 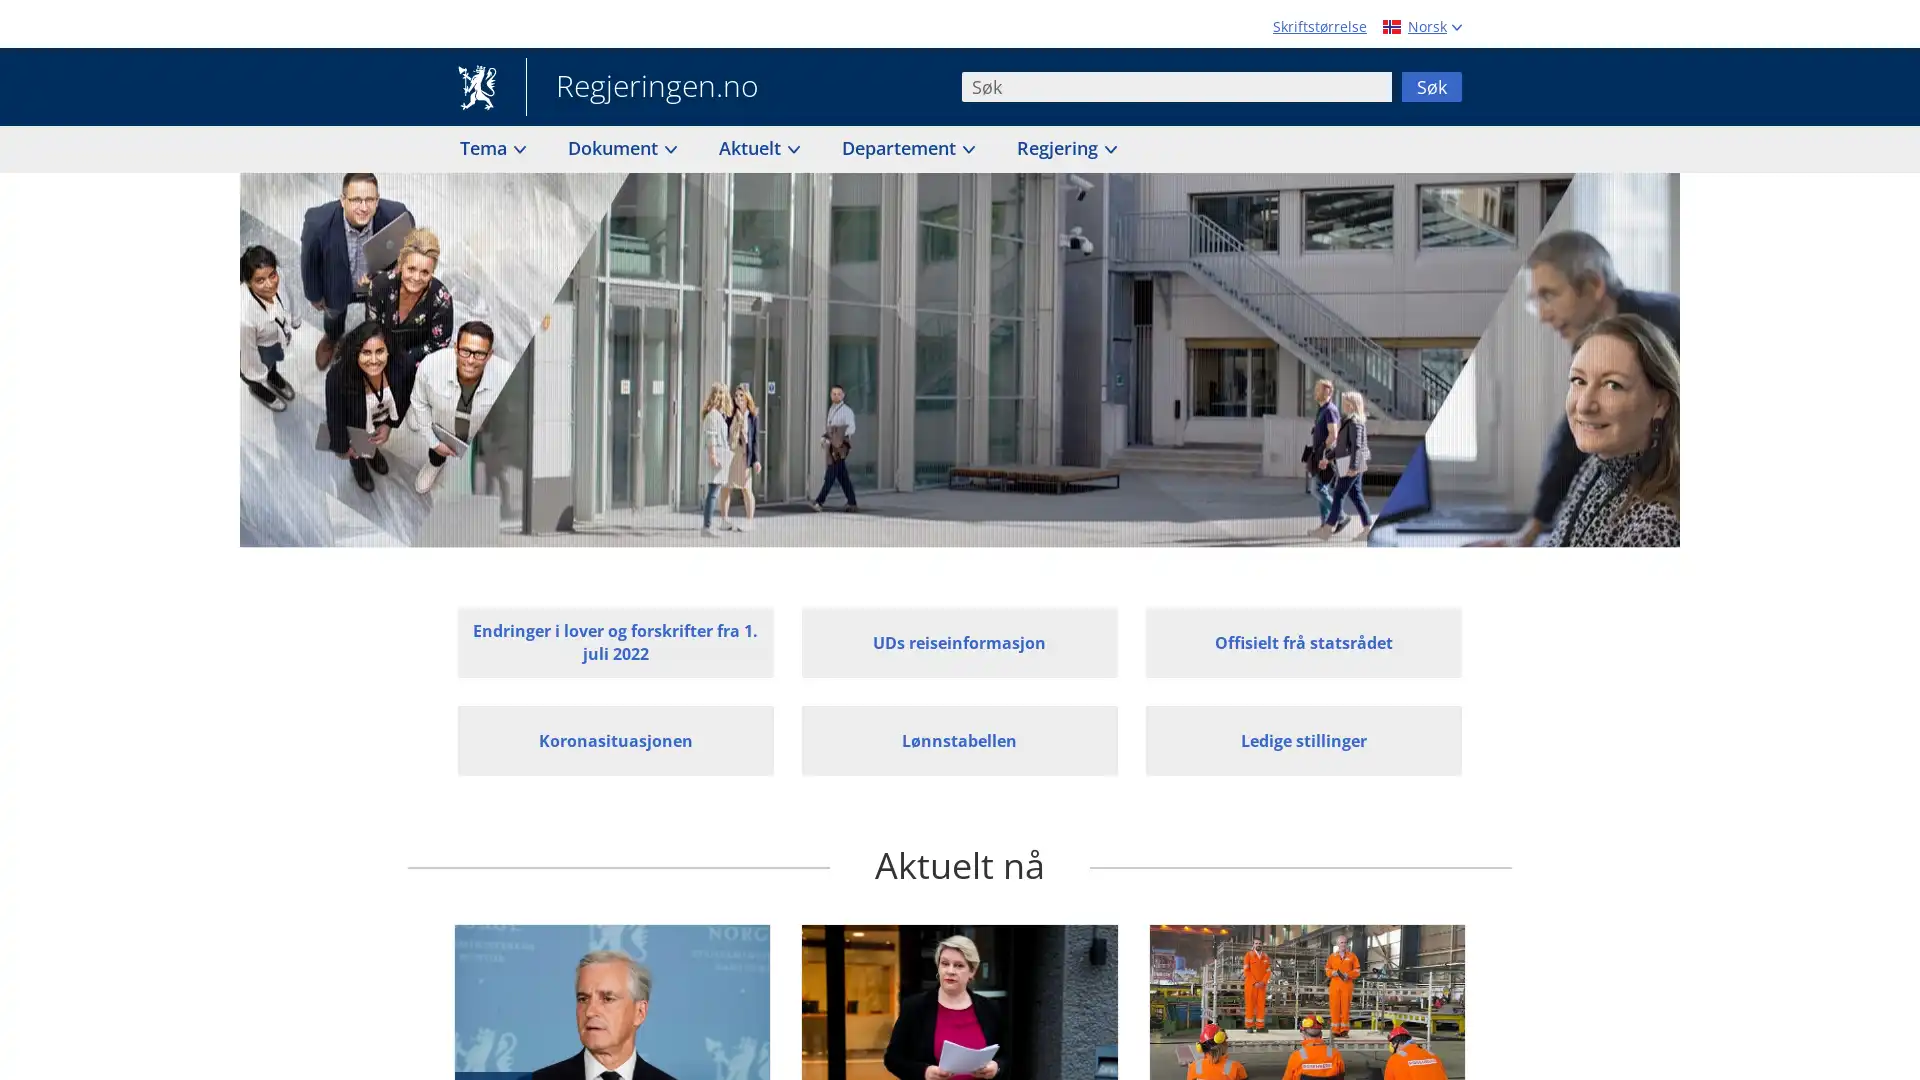 I want to click on Tema, so click(x=491, y=147).